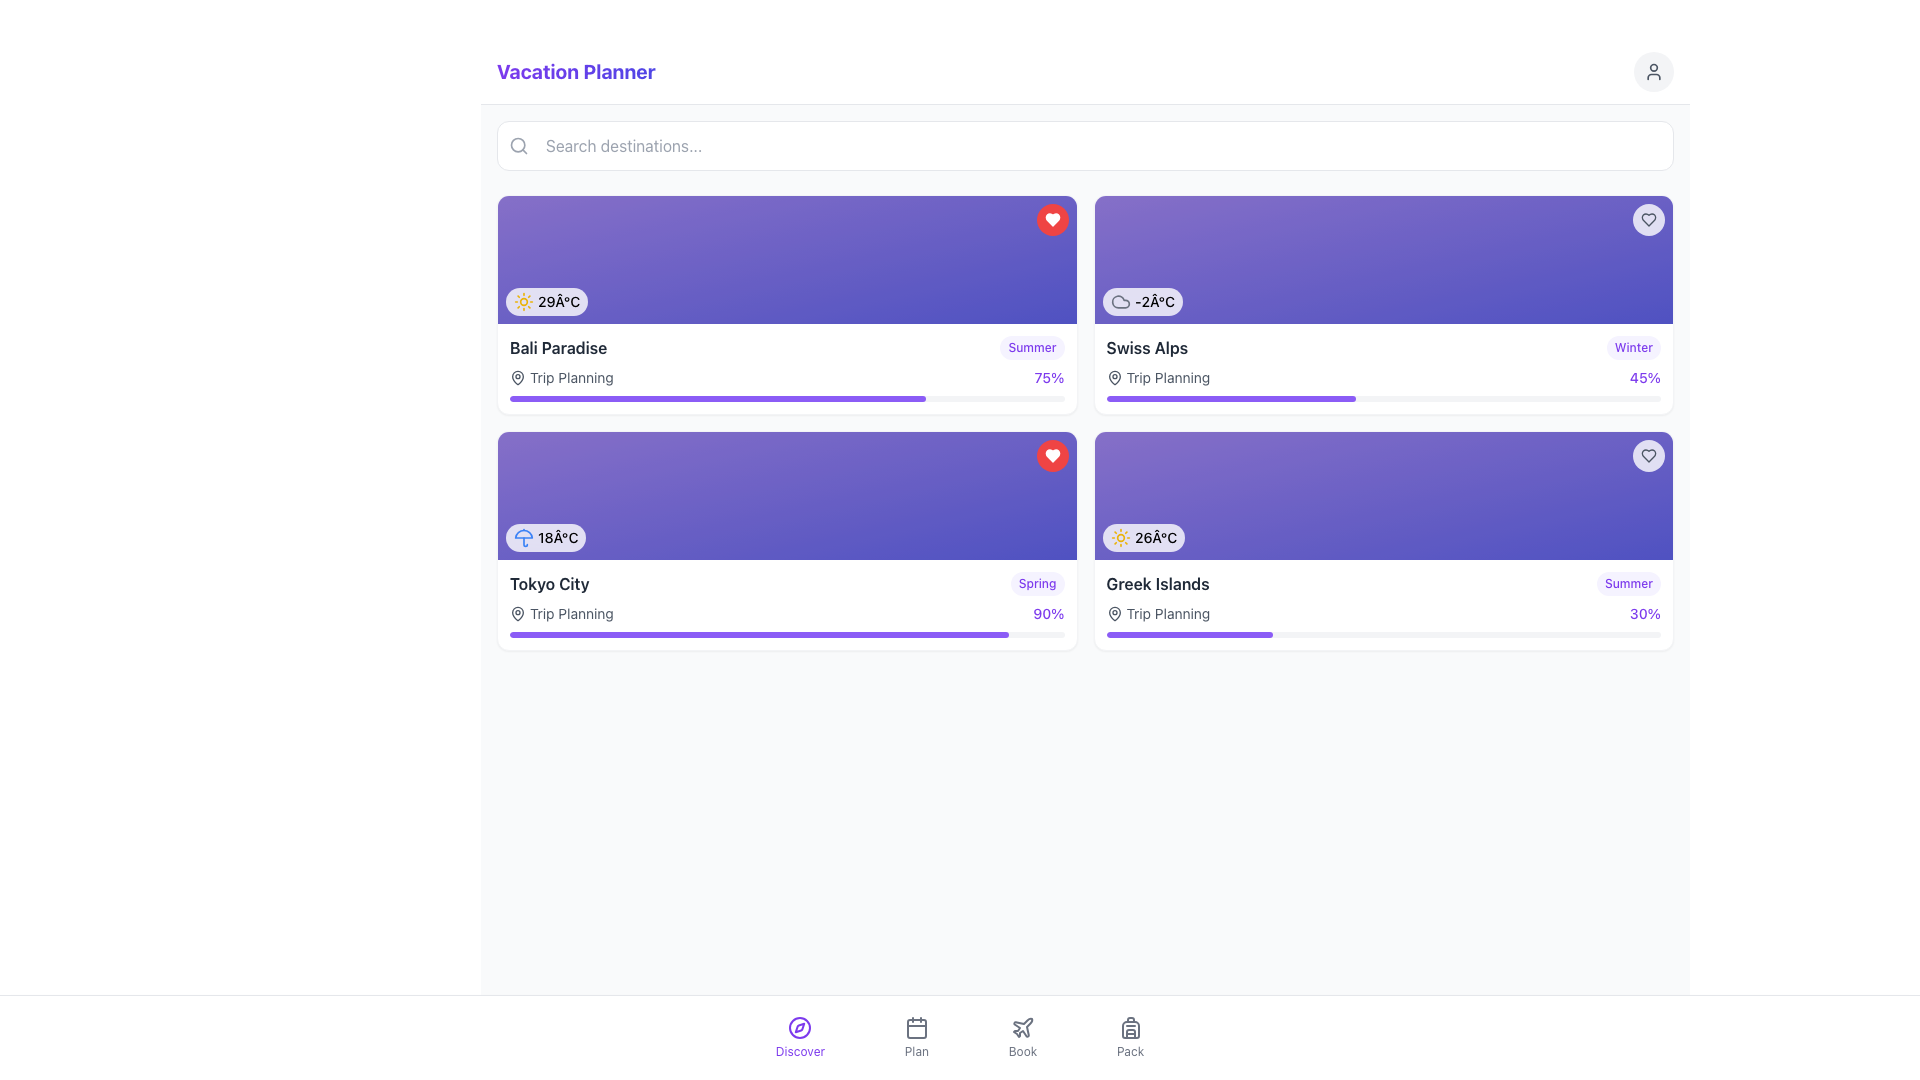 This screenshot has height=1080, width=1920. Describe the element at coordinates (1120, 536) in the screenshot. I see `the sun icon, which is a yellow icon with rounded edges and a line outline, located at the leftmost side of the temperature indicator displaying '26Â°C'` at that location.